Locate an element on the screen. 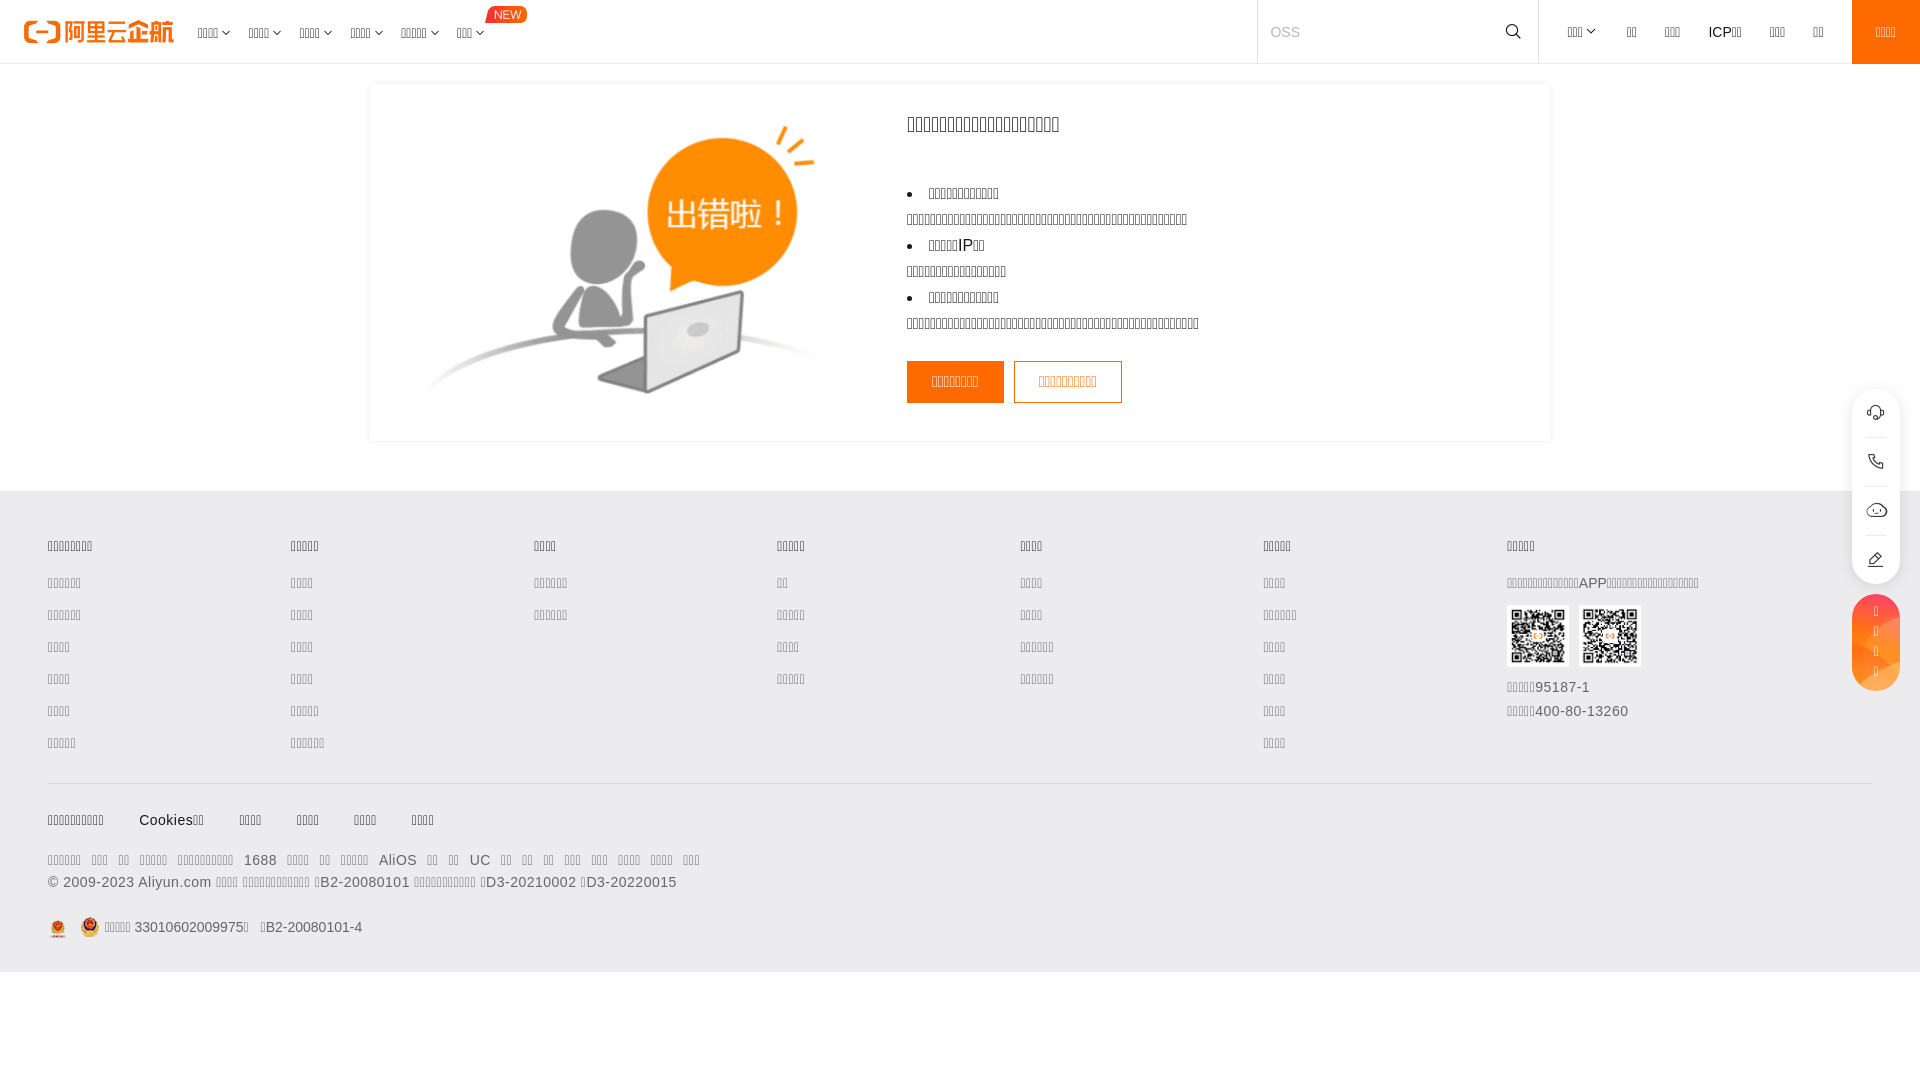  'UC' is located at coordinates (480, 859).